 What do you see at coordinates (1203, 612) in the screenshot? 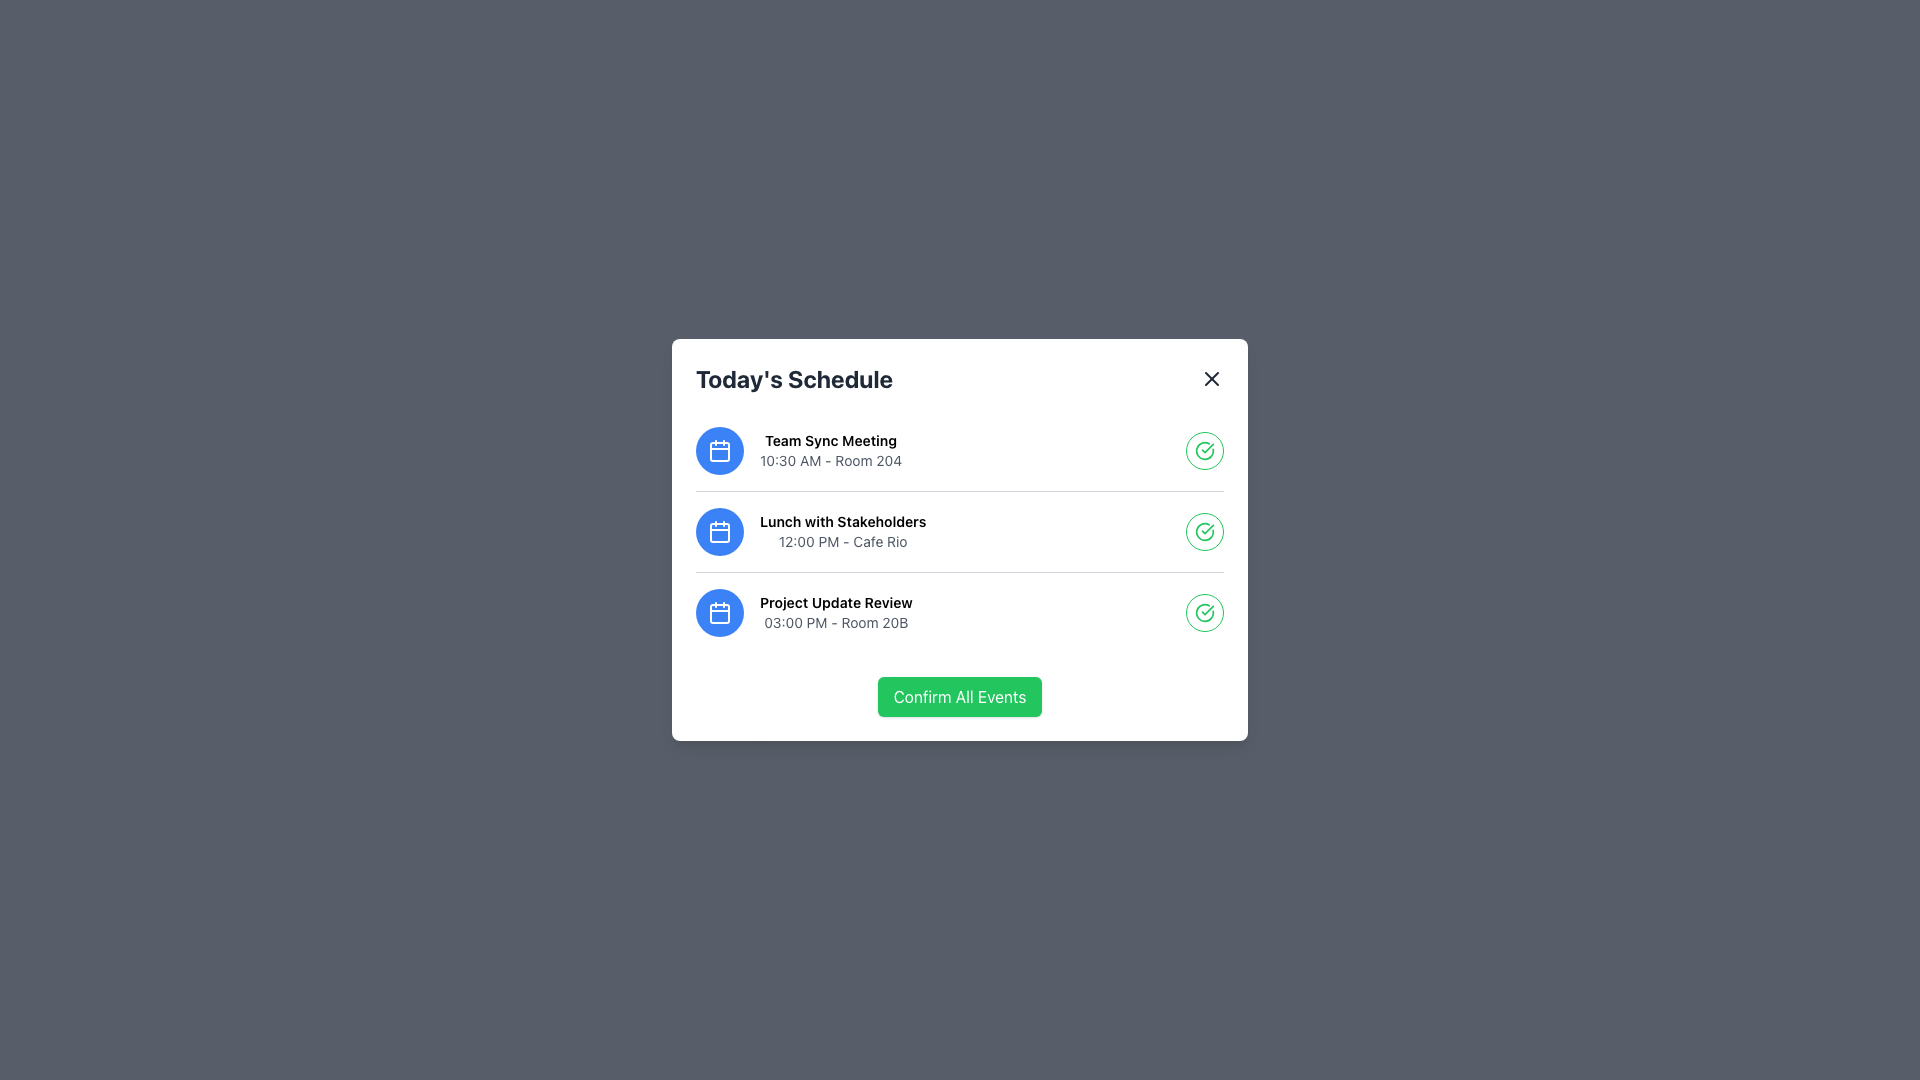
I see `the circular button with a green border and a checkmark icon located at the far right side of the 'Project Update Review' row in the 'Today's Schedule' section` at bounding box center [1203, 612].